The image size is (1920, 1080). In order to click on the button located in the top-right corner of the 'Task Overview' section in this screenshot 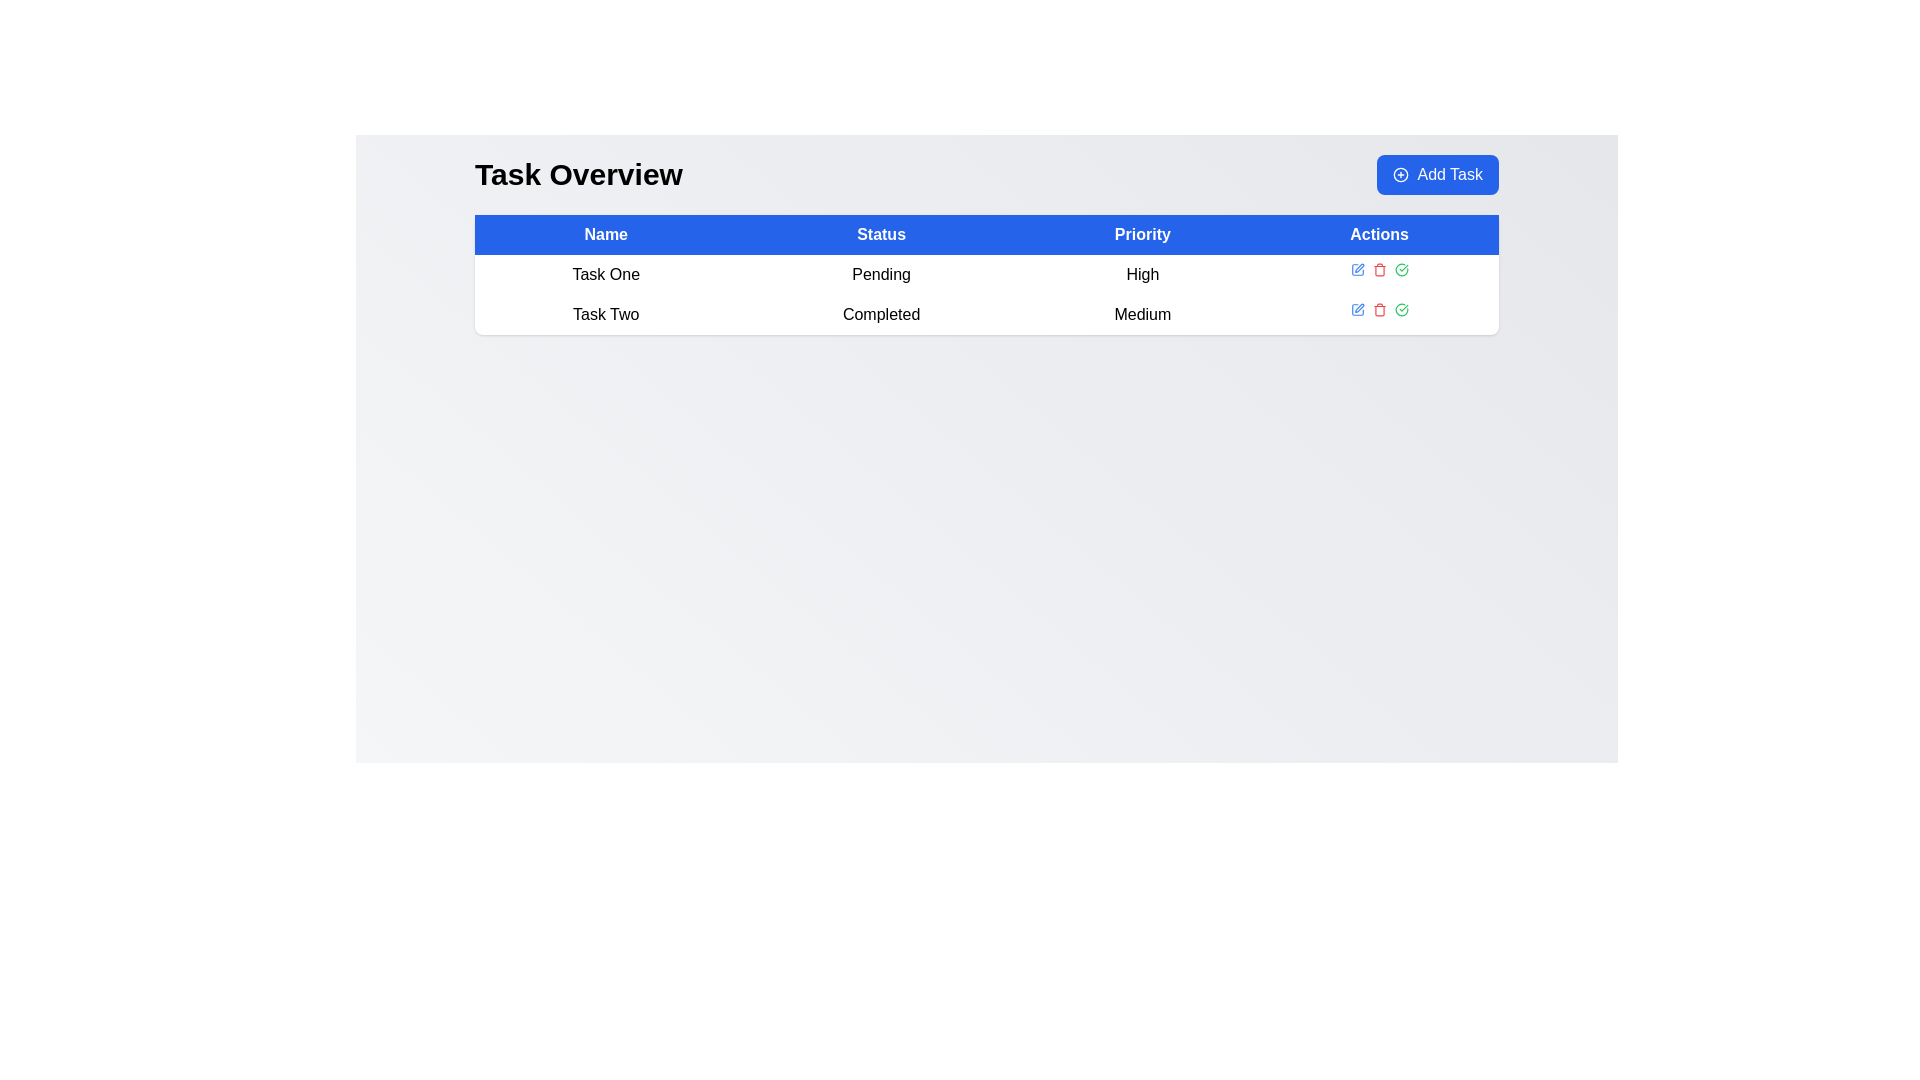, I will do `click(1437, 173)`.